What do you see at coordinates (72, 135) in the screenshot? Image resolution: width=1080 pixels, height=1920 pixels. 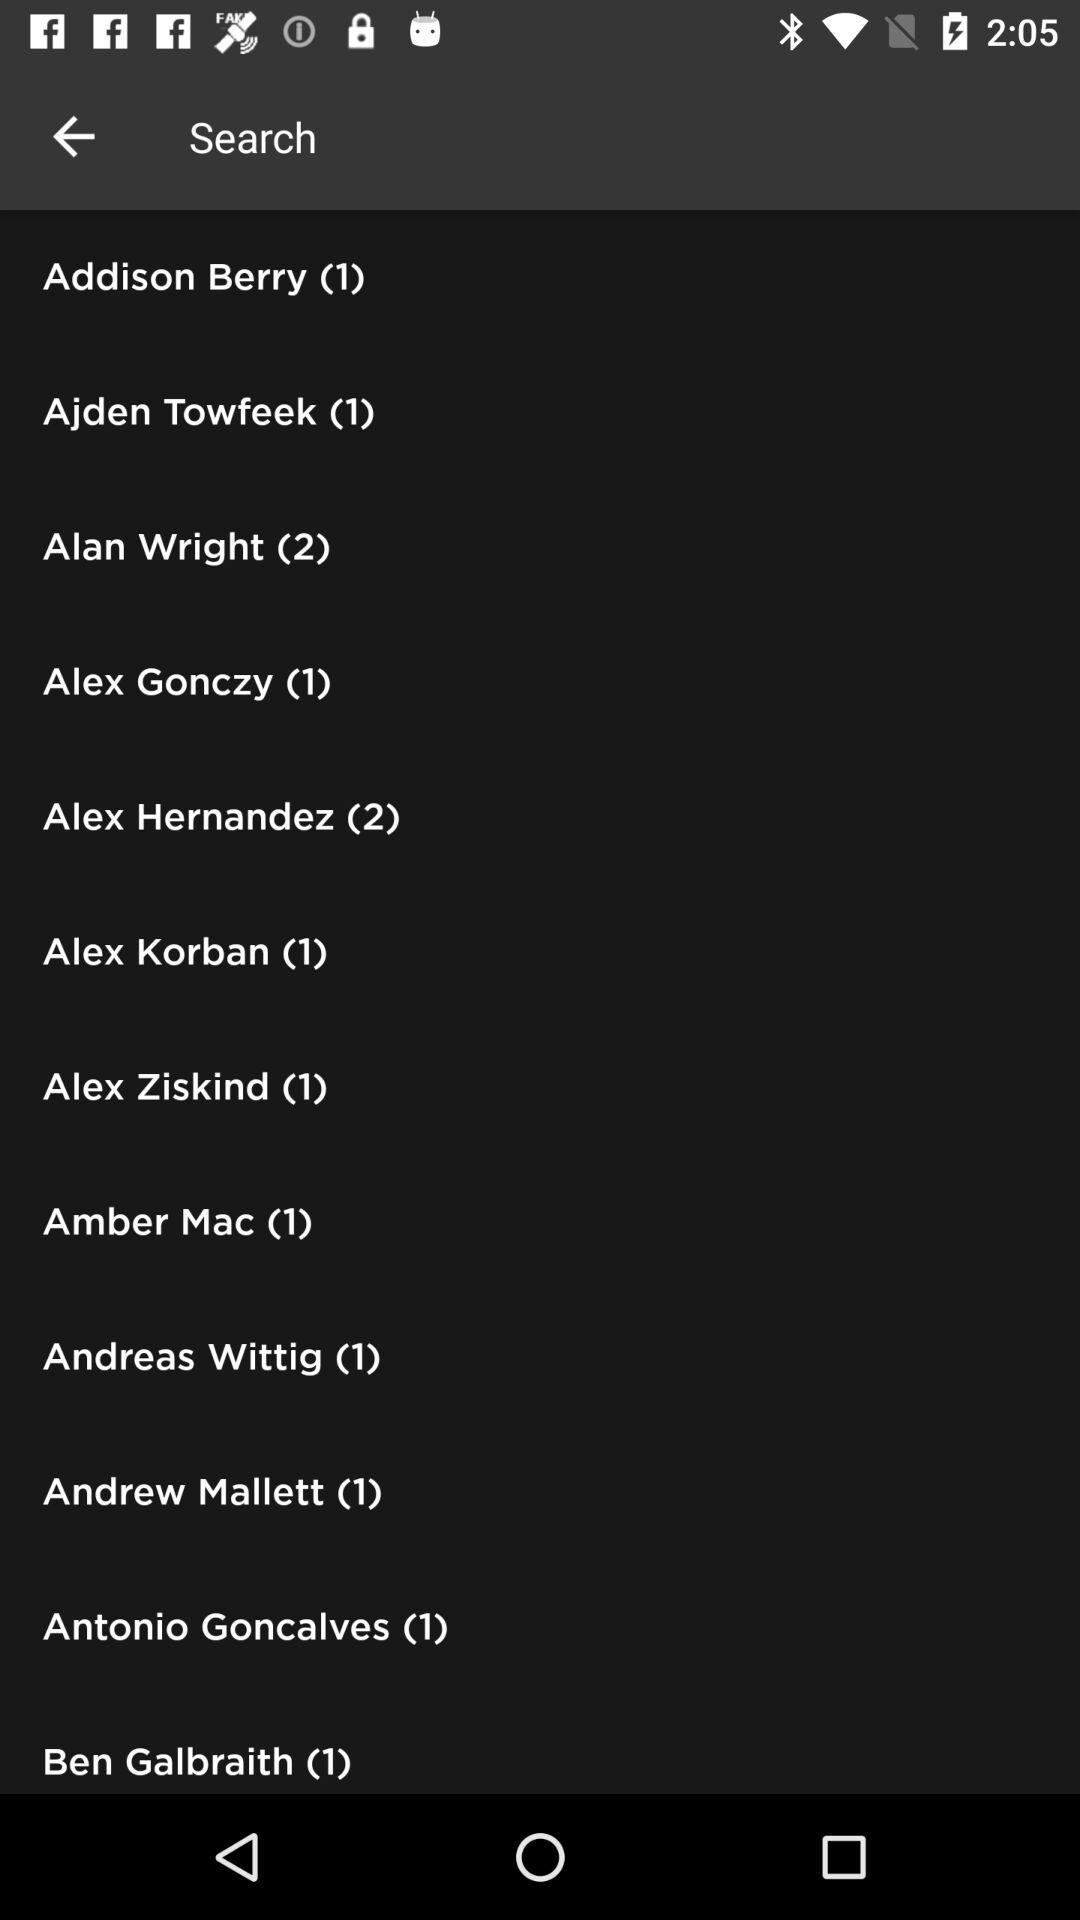 I see `the icon above addison berry (1)` at bounding box center [72, 135].